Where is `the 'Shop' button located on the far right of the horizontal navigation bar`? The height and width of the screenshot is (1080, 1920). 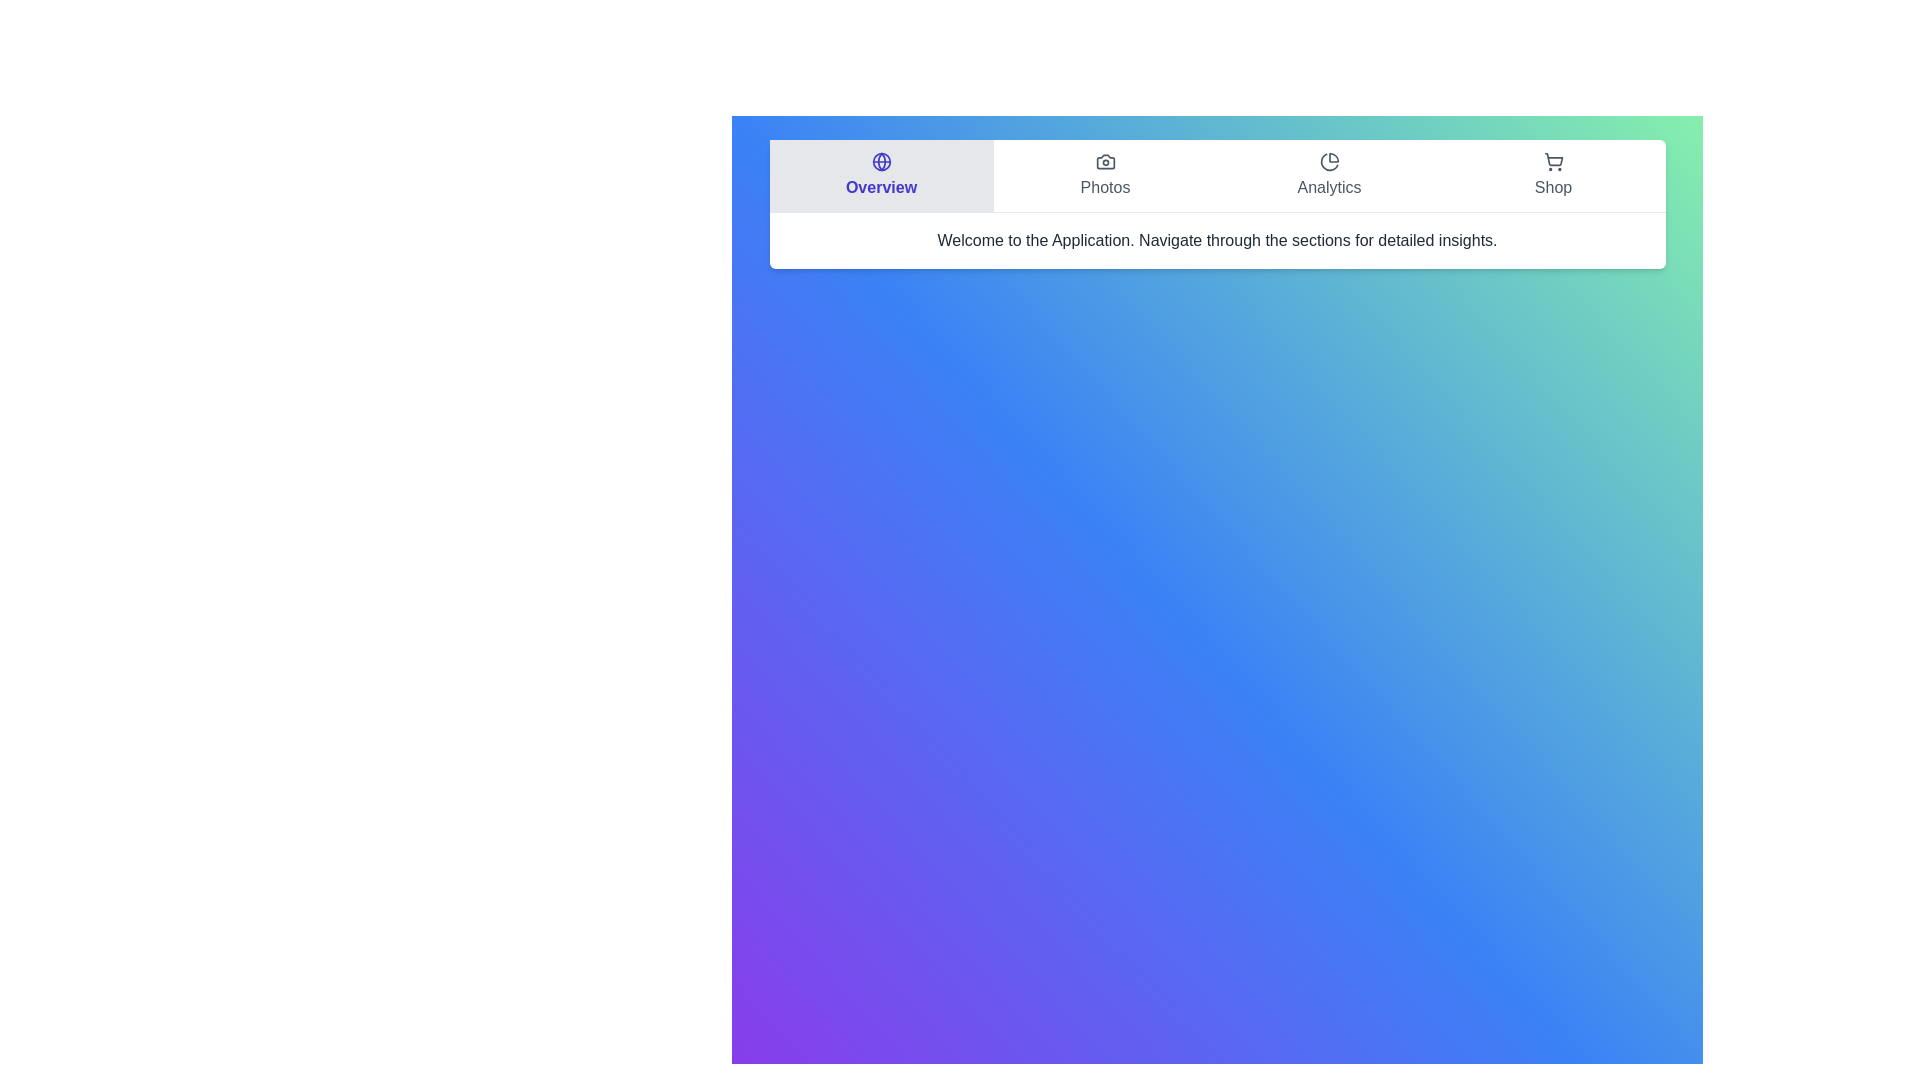 the 'Shop' button located on the far right of the horizontal navigation bar is located at coordinates (1552, 175).